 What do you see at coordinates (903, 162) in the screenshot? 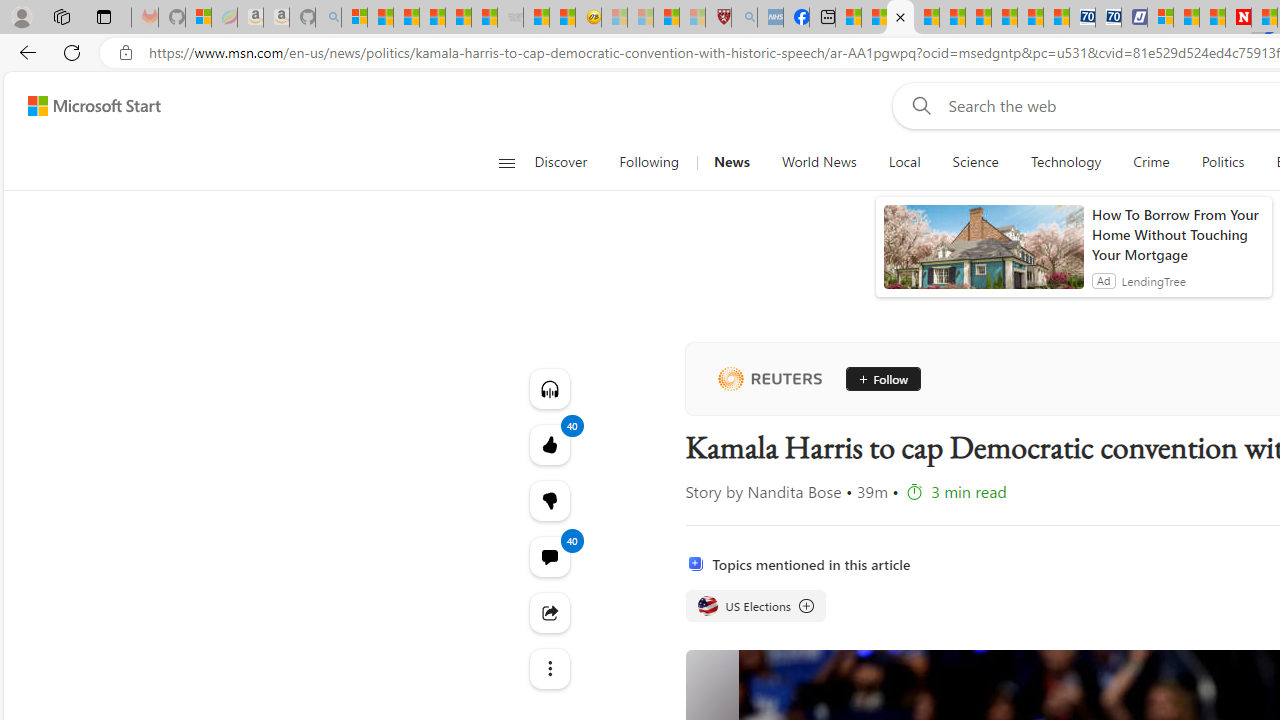
I see `'Local'` at bounding box center [903, 162].